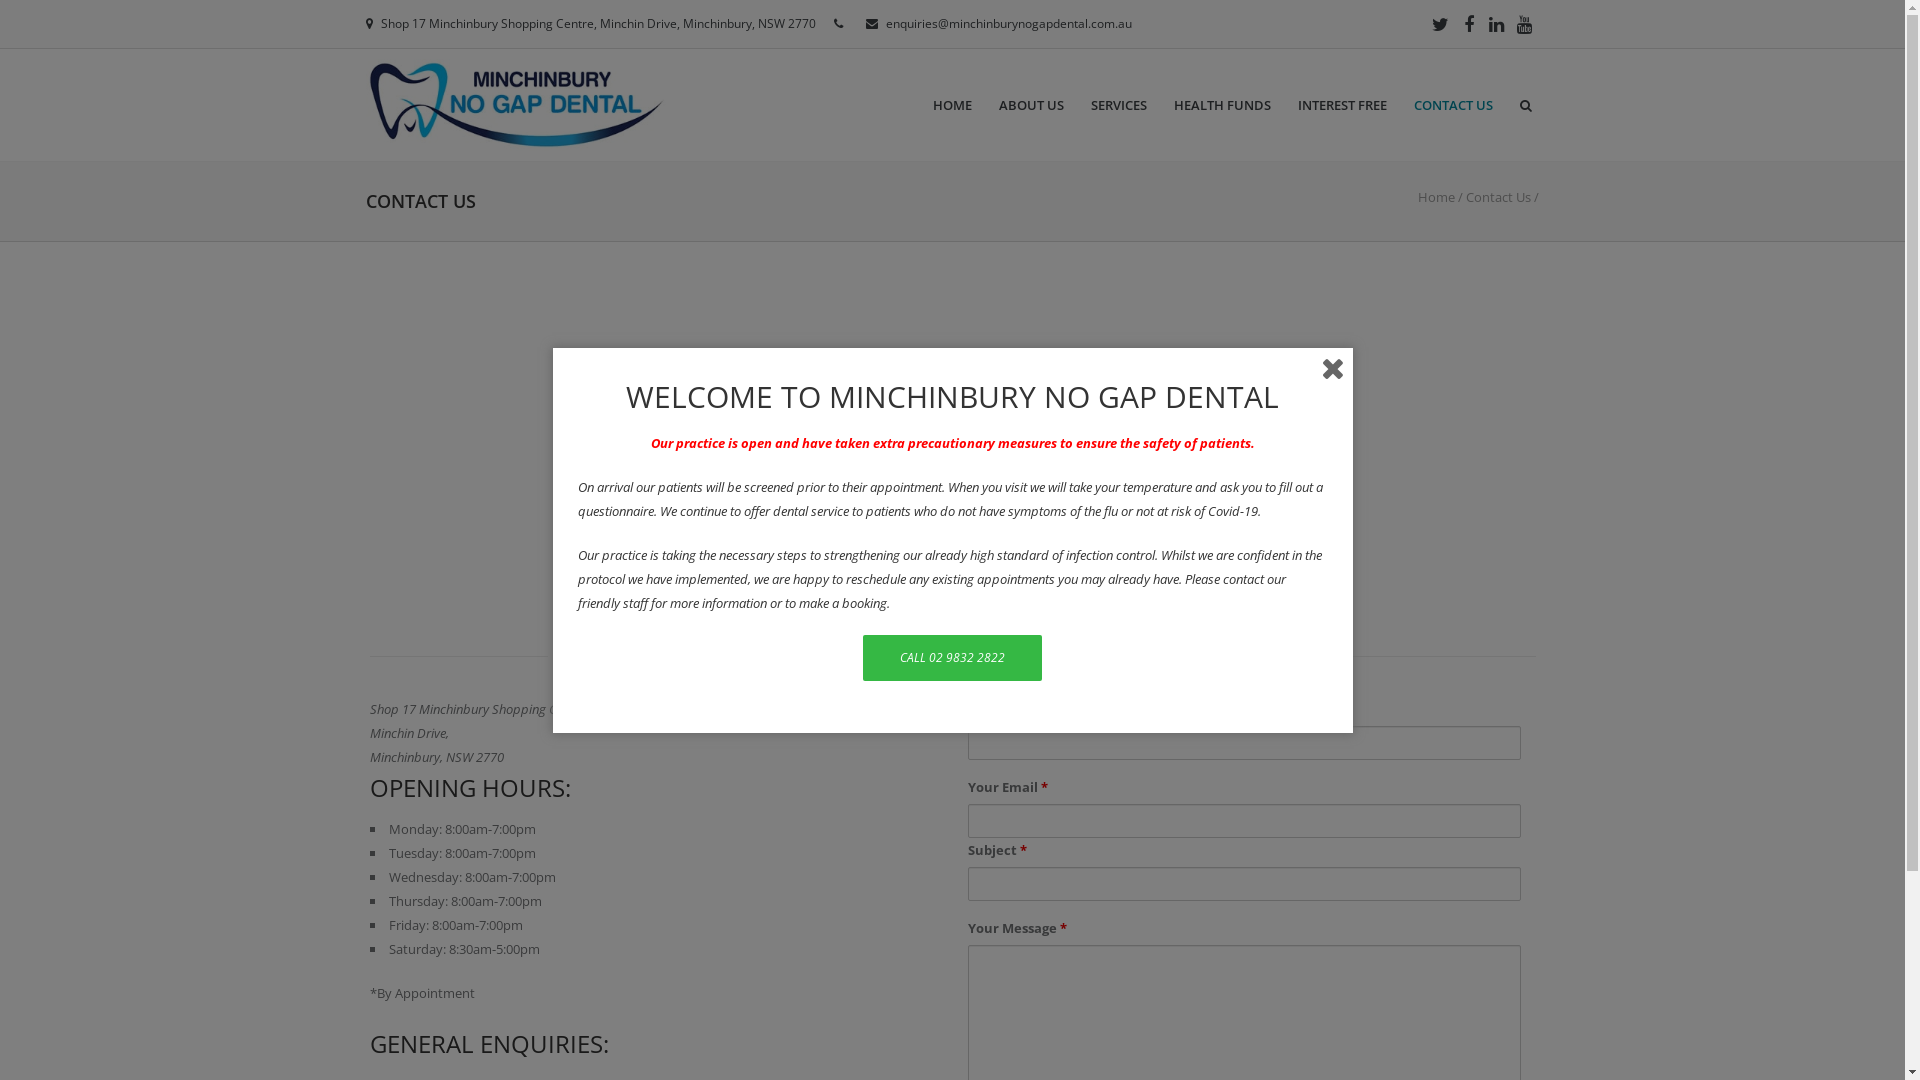 The image size is (1920, 1080). What do you see at coordinates (885, 23) in the screenshot?
I see `'enquiries@minchinburynogapdental.com.au'` at bounding box center [885, 23].